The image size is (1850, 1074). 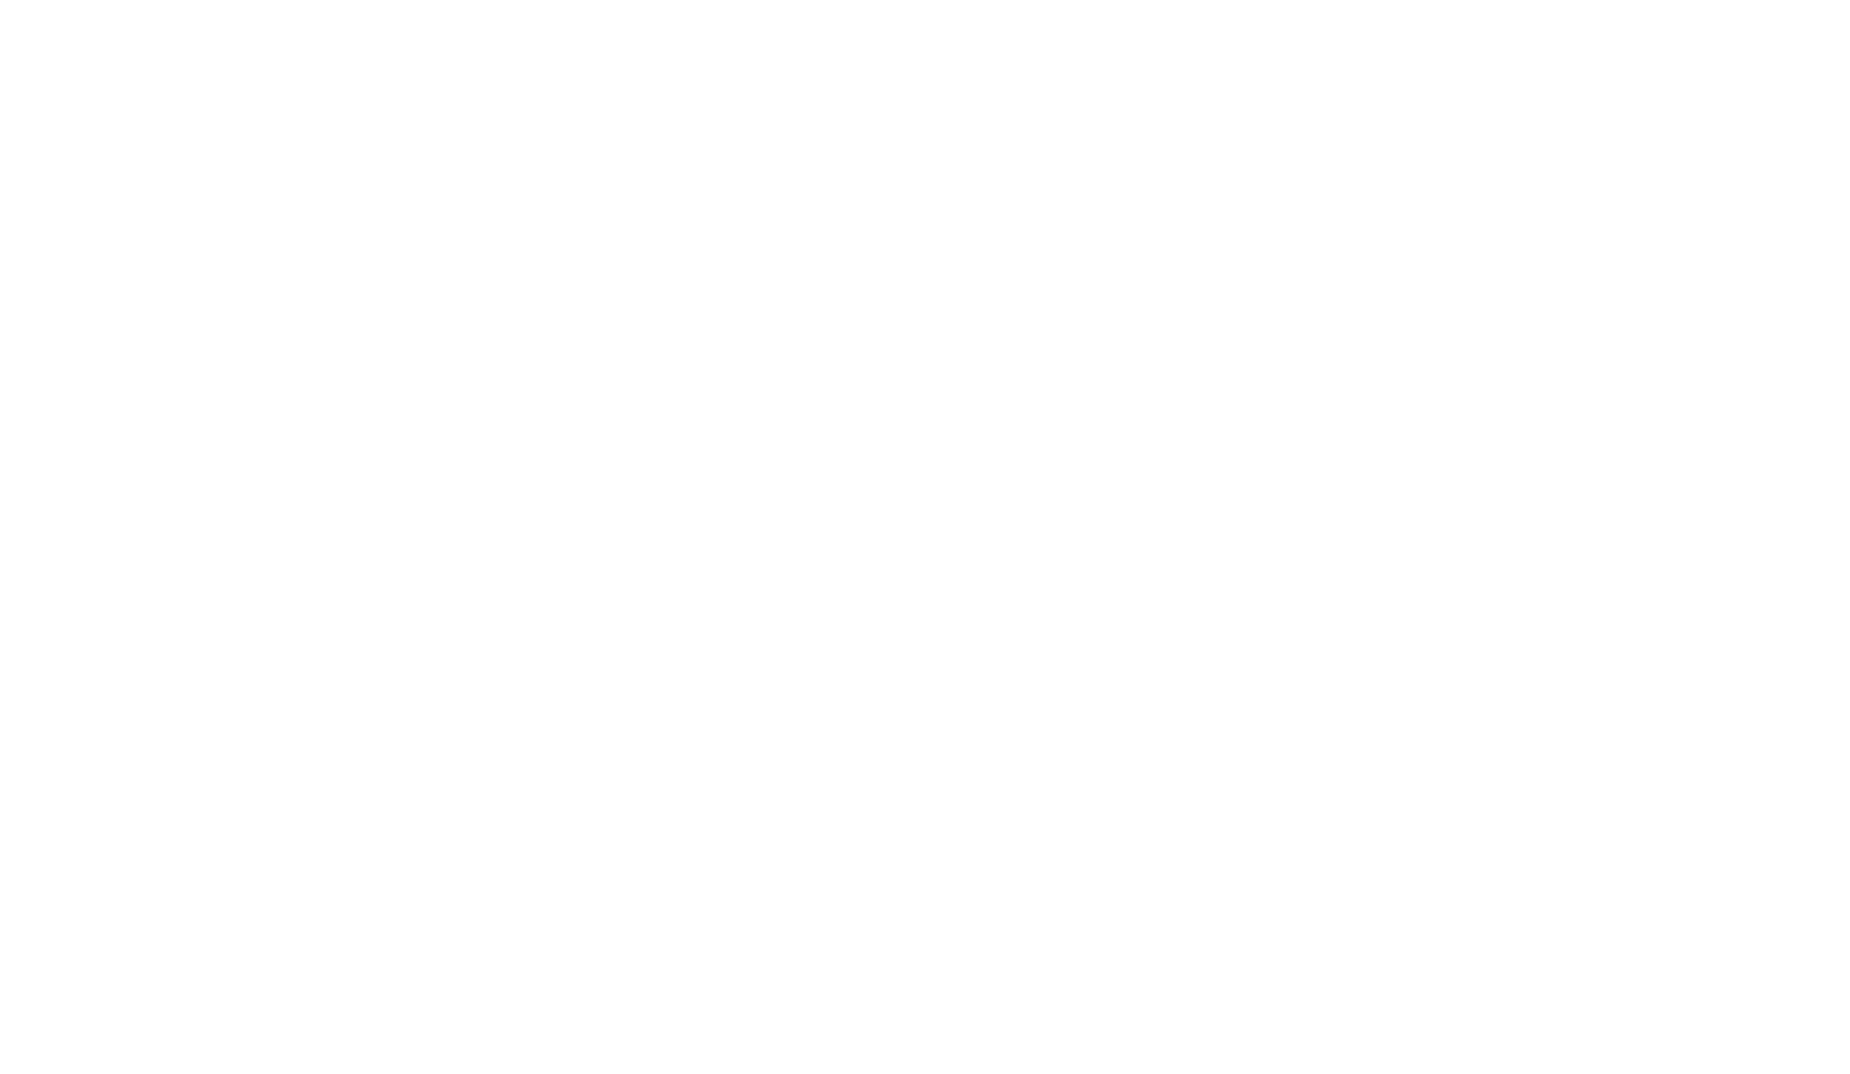 I want to click on 'Rome', so click(x=923, y=768).